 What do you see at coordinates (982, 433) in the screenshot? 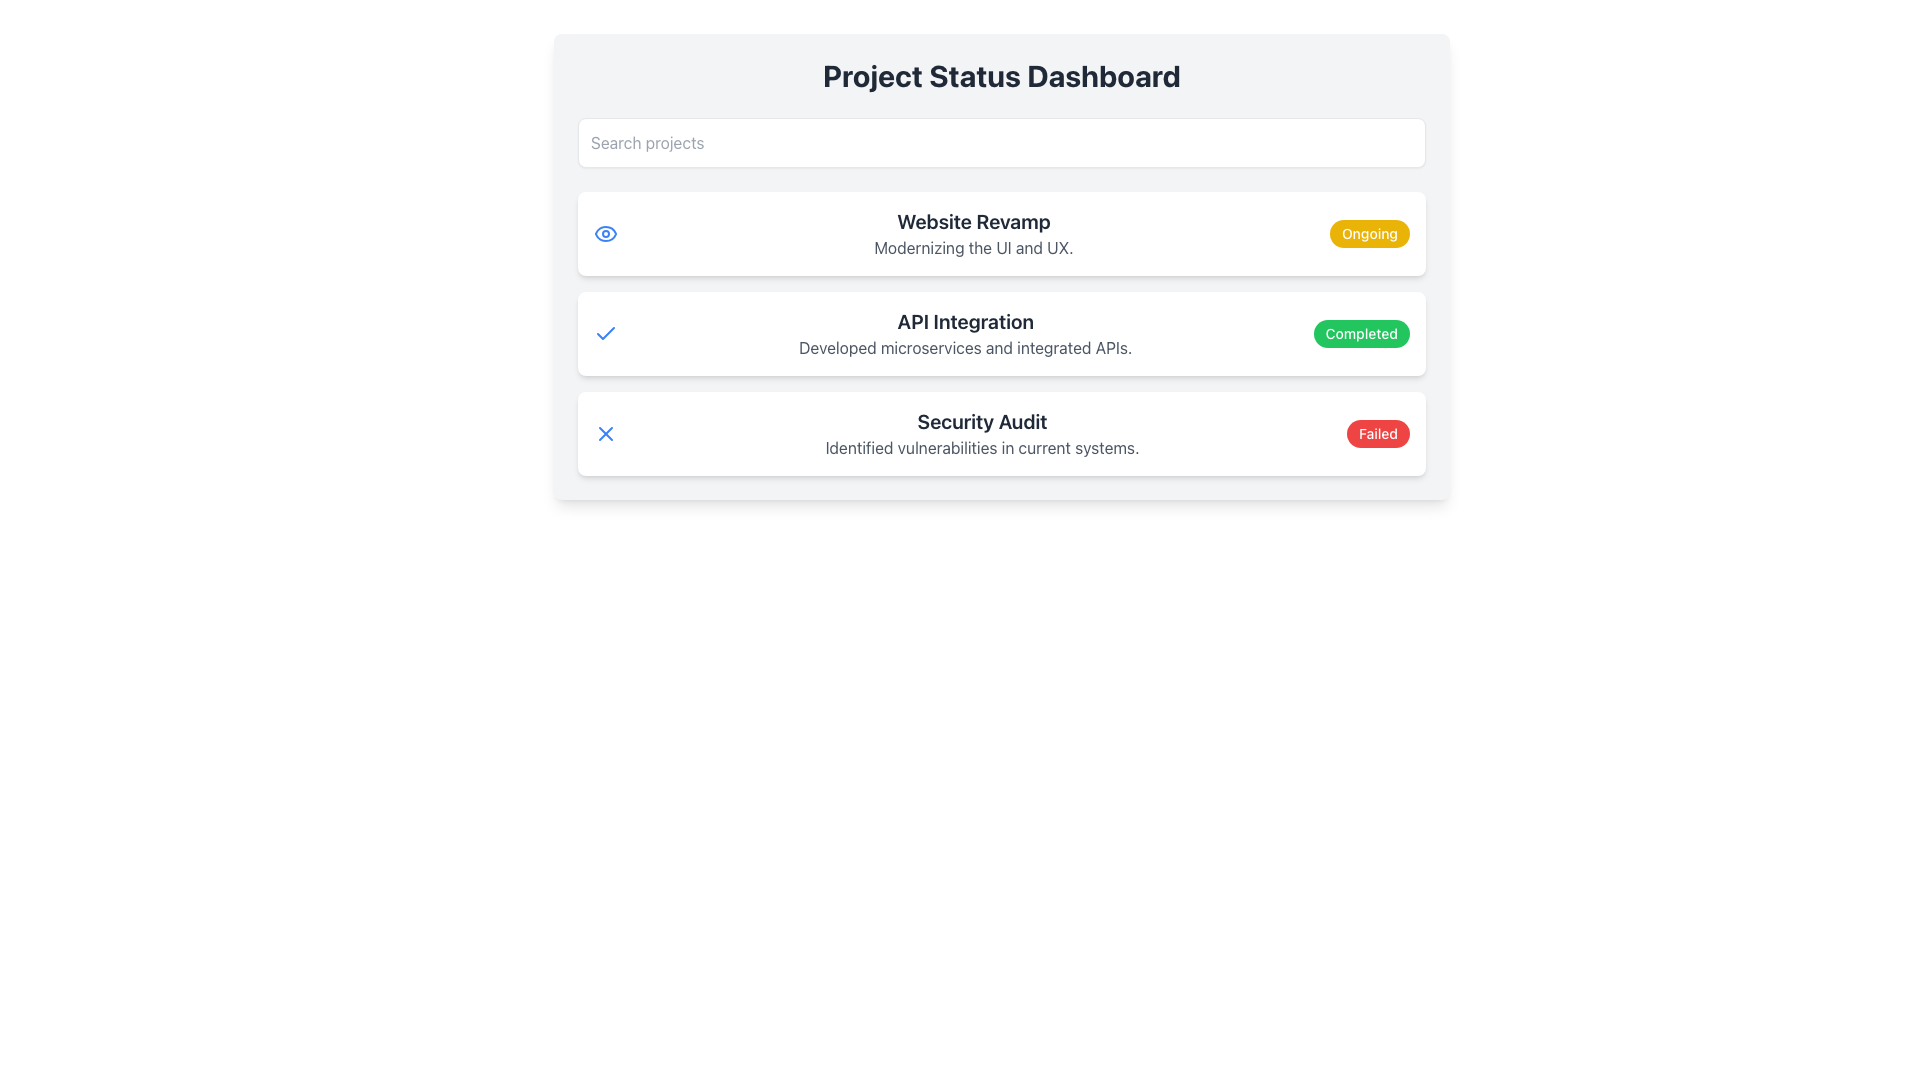
I see `the descriptive text block labeled 'Security Audit'` at bounding box center [982, 433].